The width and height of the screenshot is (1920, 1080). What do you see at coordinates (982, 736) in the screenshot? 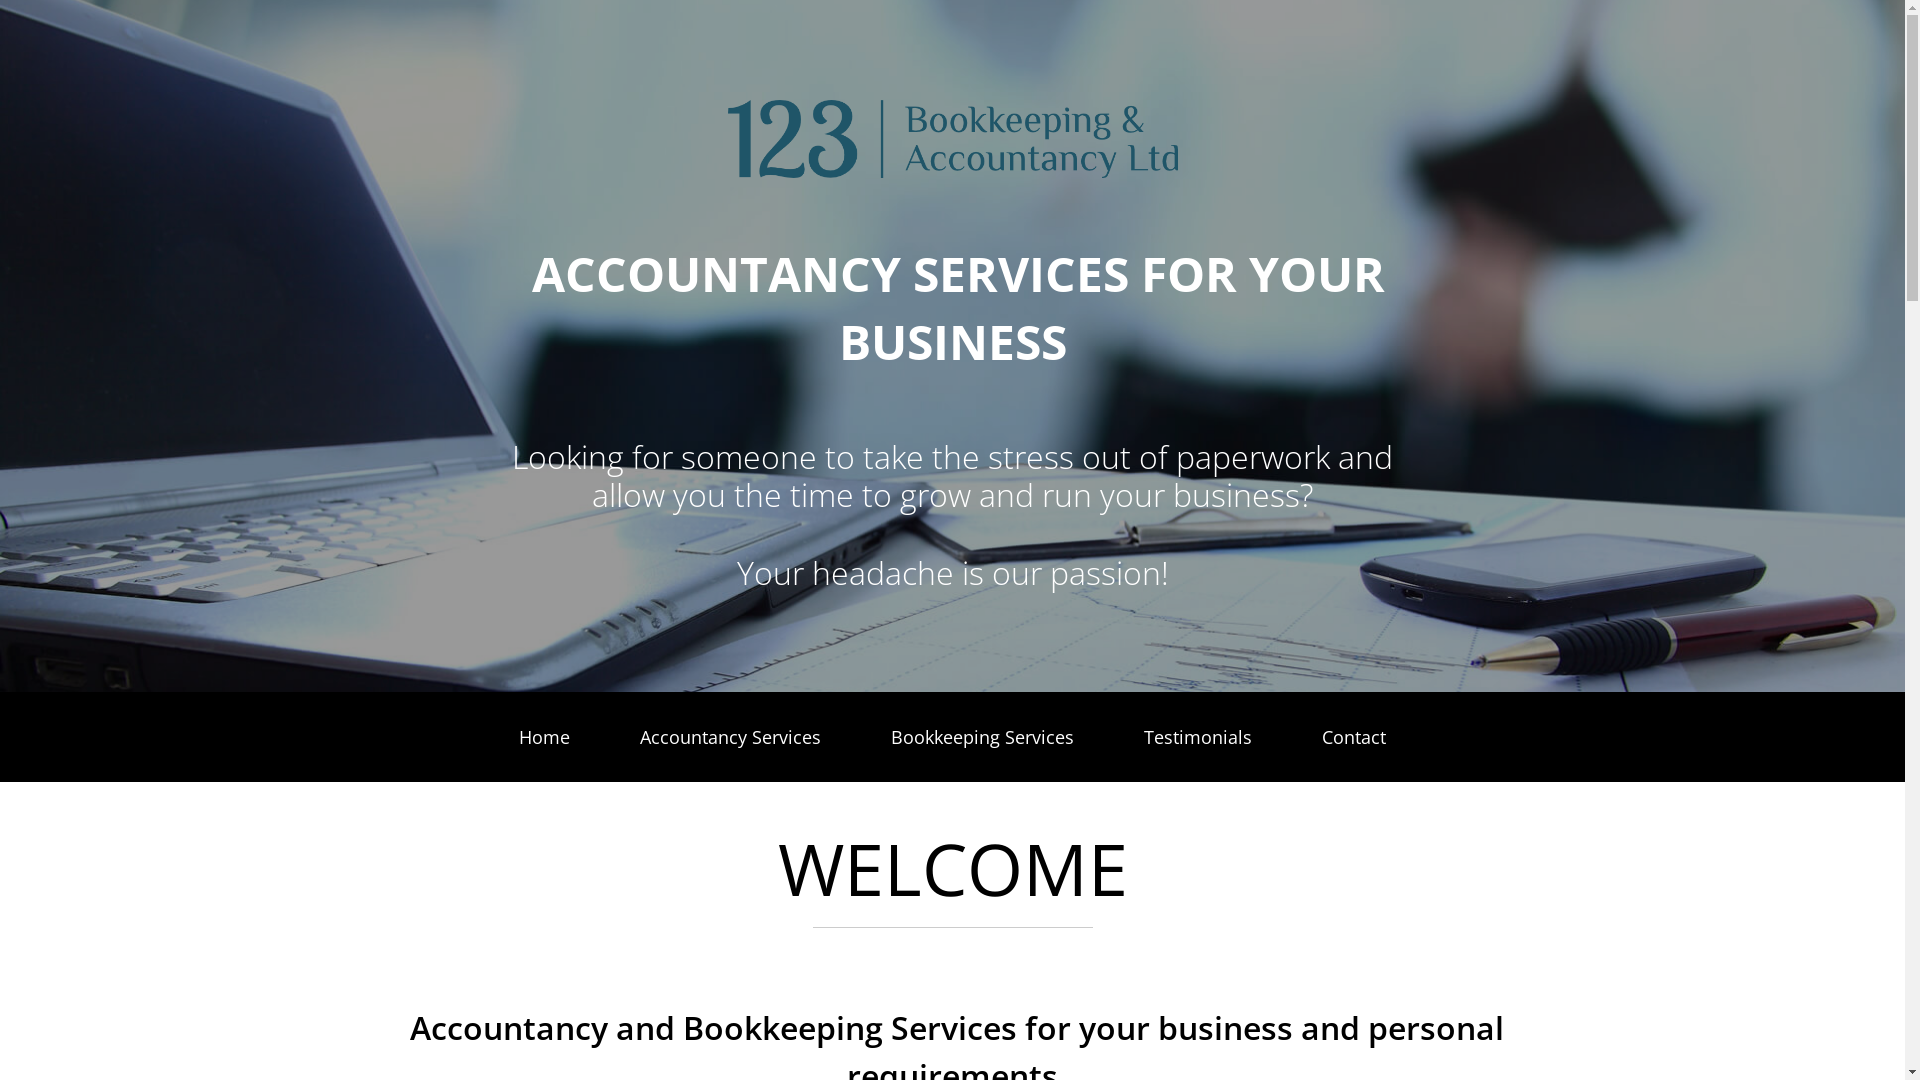
I see `'Bookkeeping Services'` at bounding box center [982, 736].